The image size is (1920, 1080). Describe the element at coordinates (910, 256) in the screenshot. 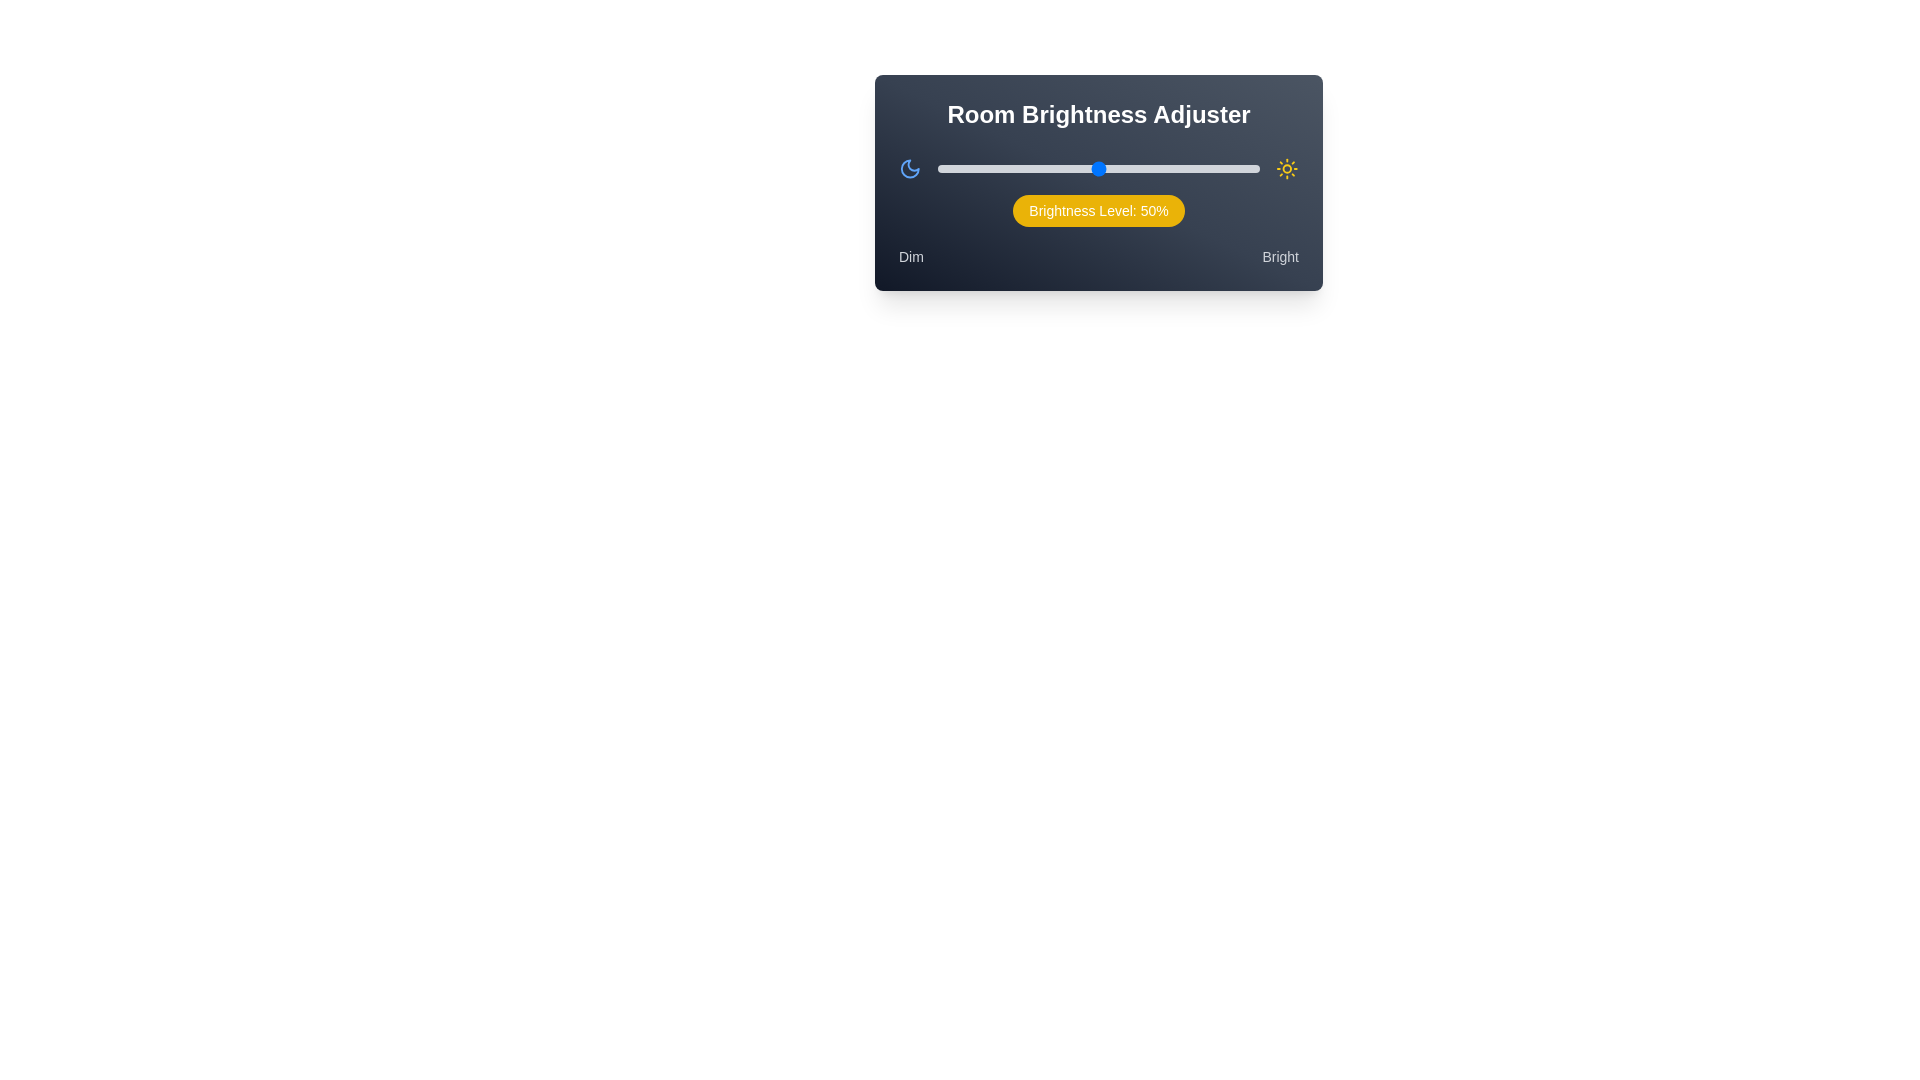

I see `the Dim label to adjust the brightness` at that location.